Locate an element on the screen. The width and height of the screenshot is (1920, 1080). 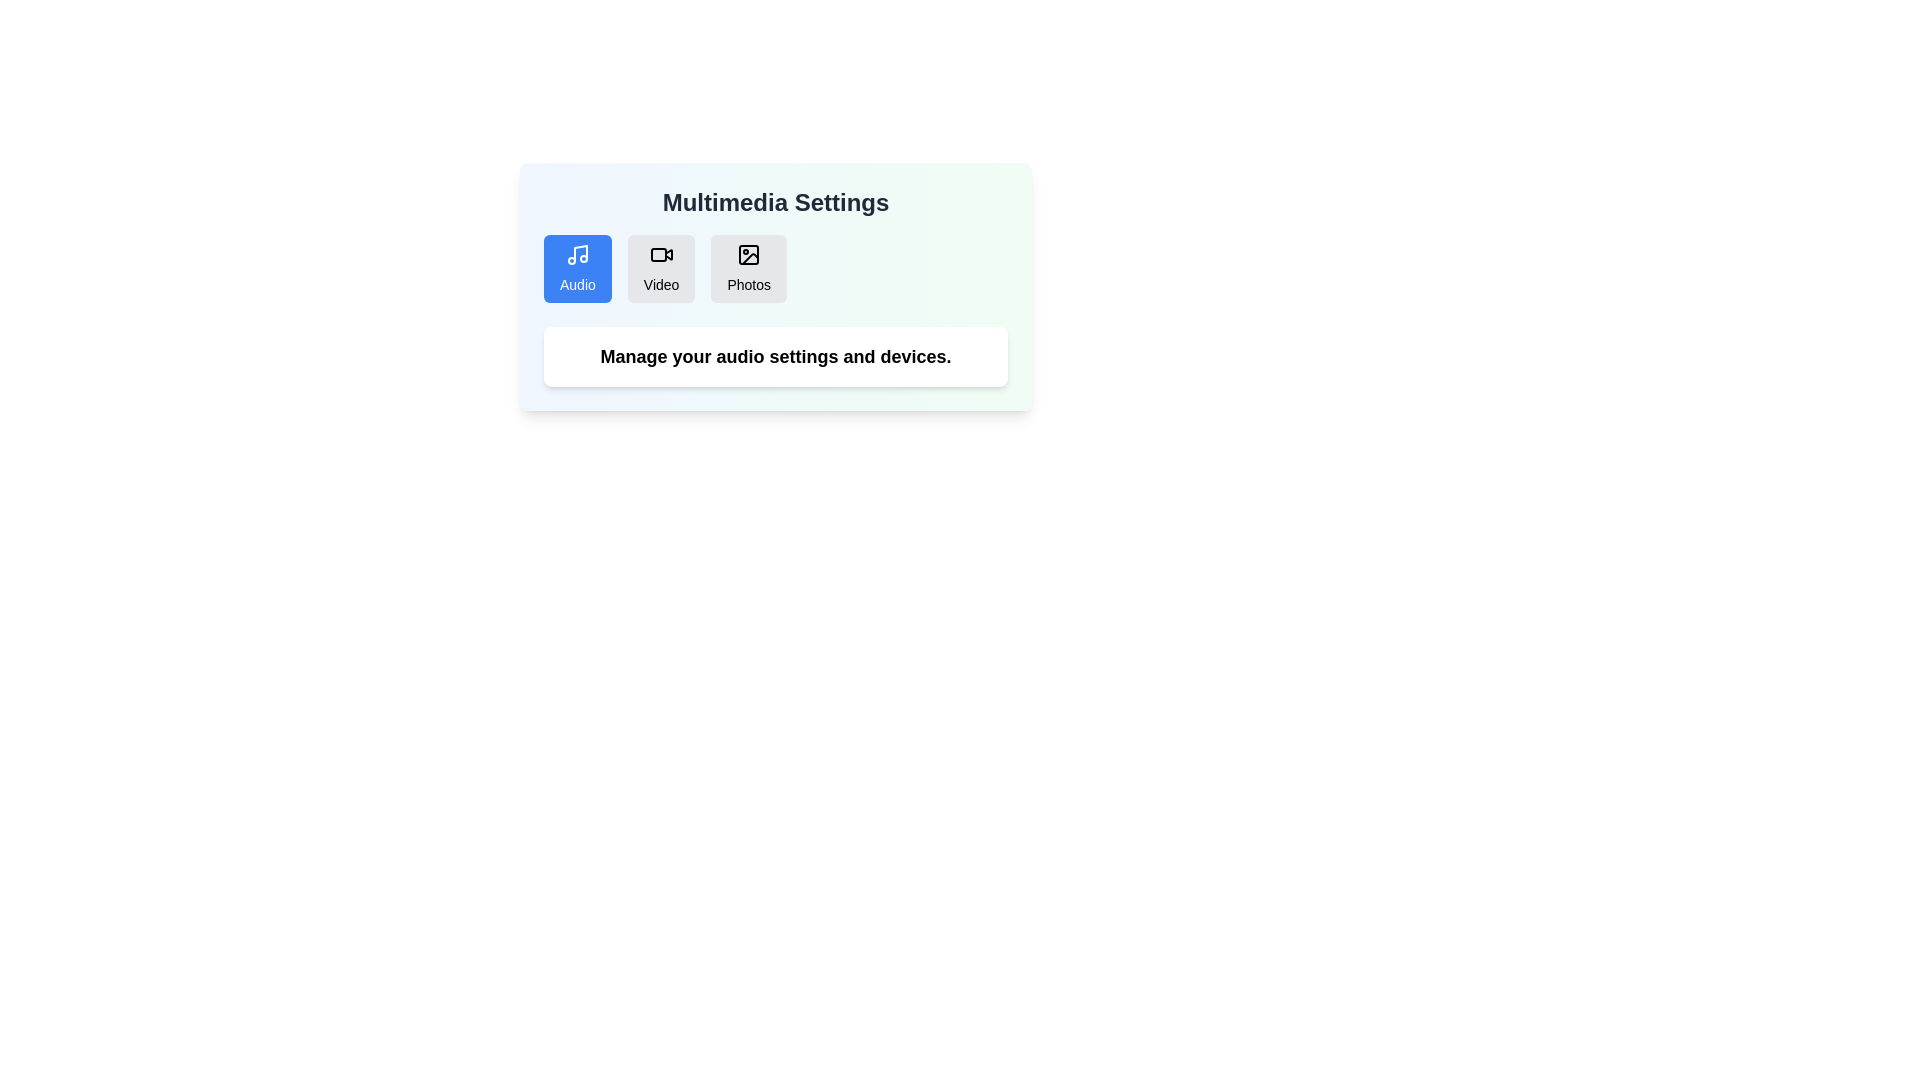
the third button in the row under 'Multimedia Settings' is located at coordinates (748, 268).